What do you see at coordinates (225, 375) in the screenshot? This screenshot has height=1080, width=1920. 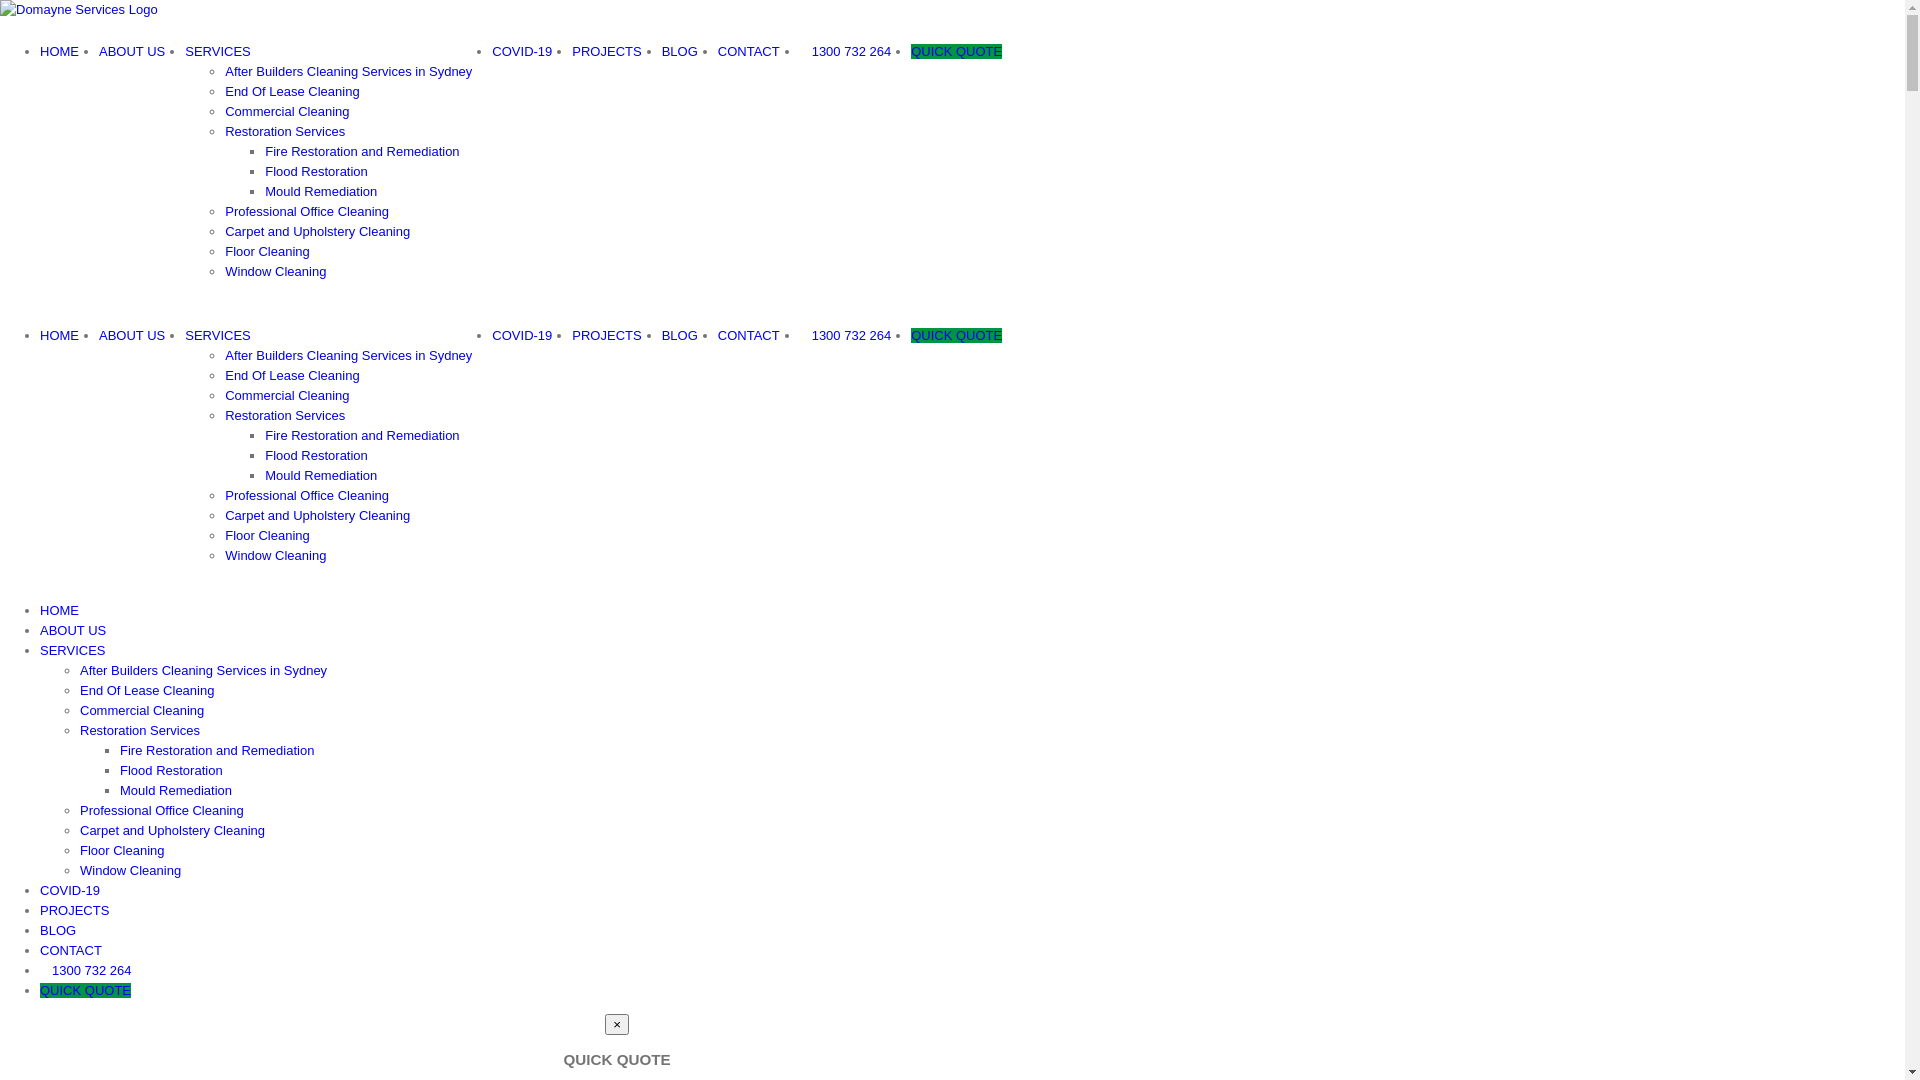 I see `'End Of Lease Cleaning'` at bounding box center [225, 375].